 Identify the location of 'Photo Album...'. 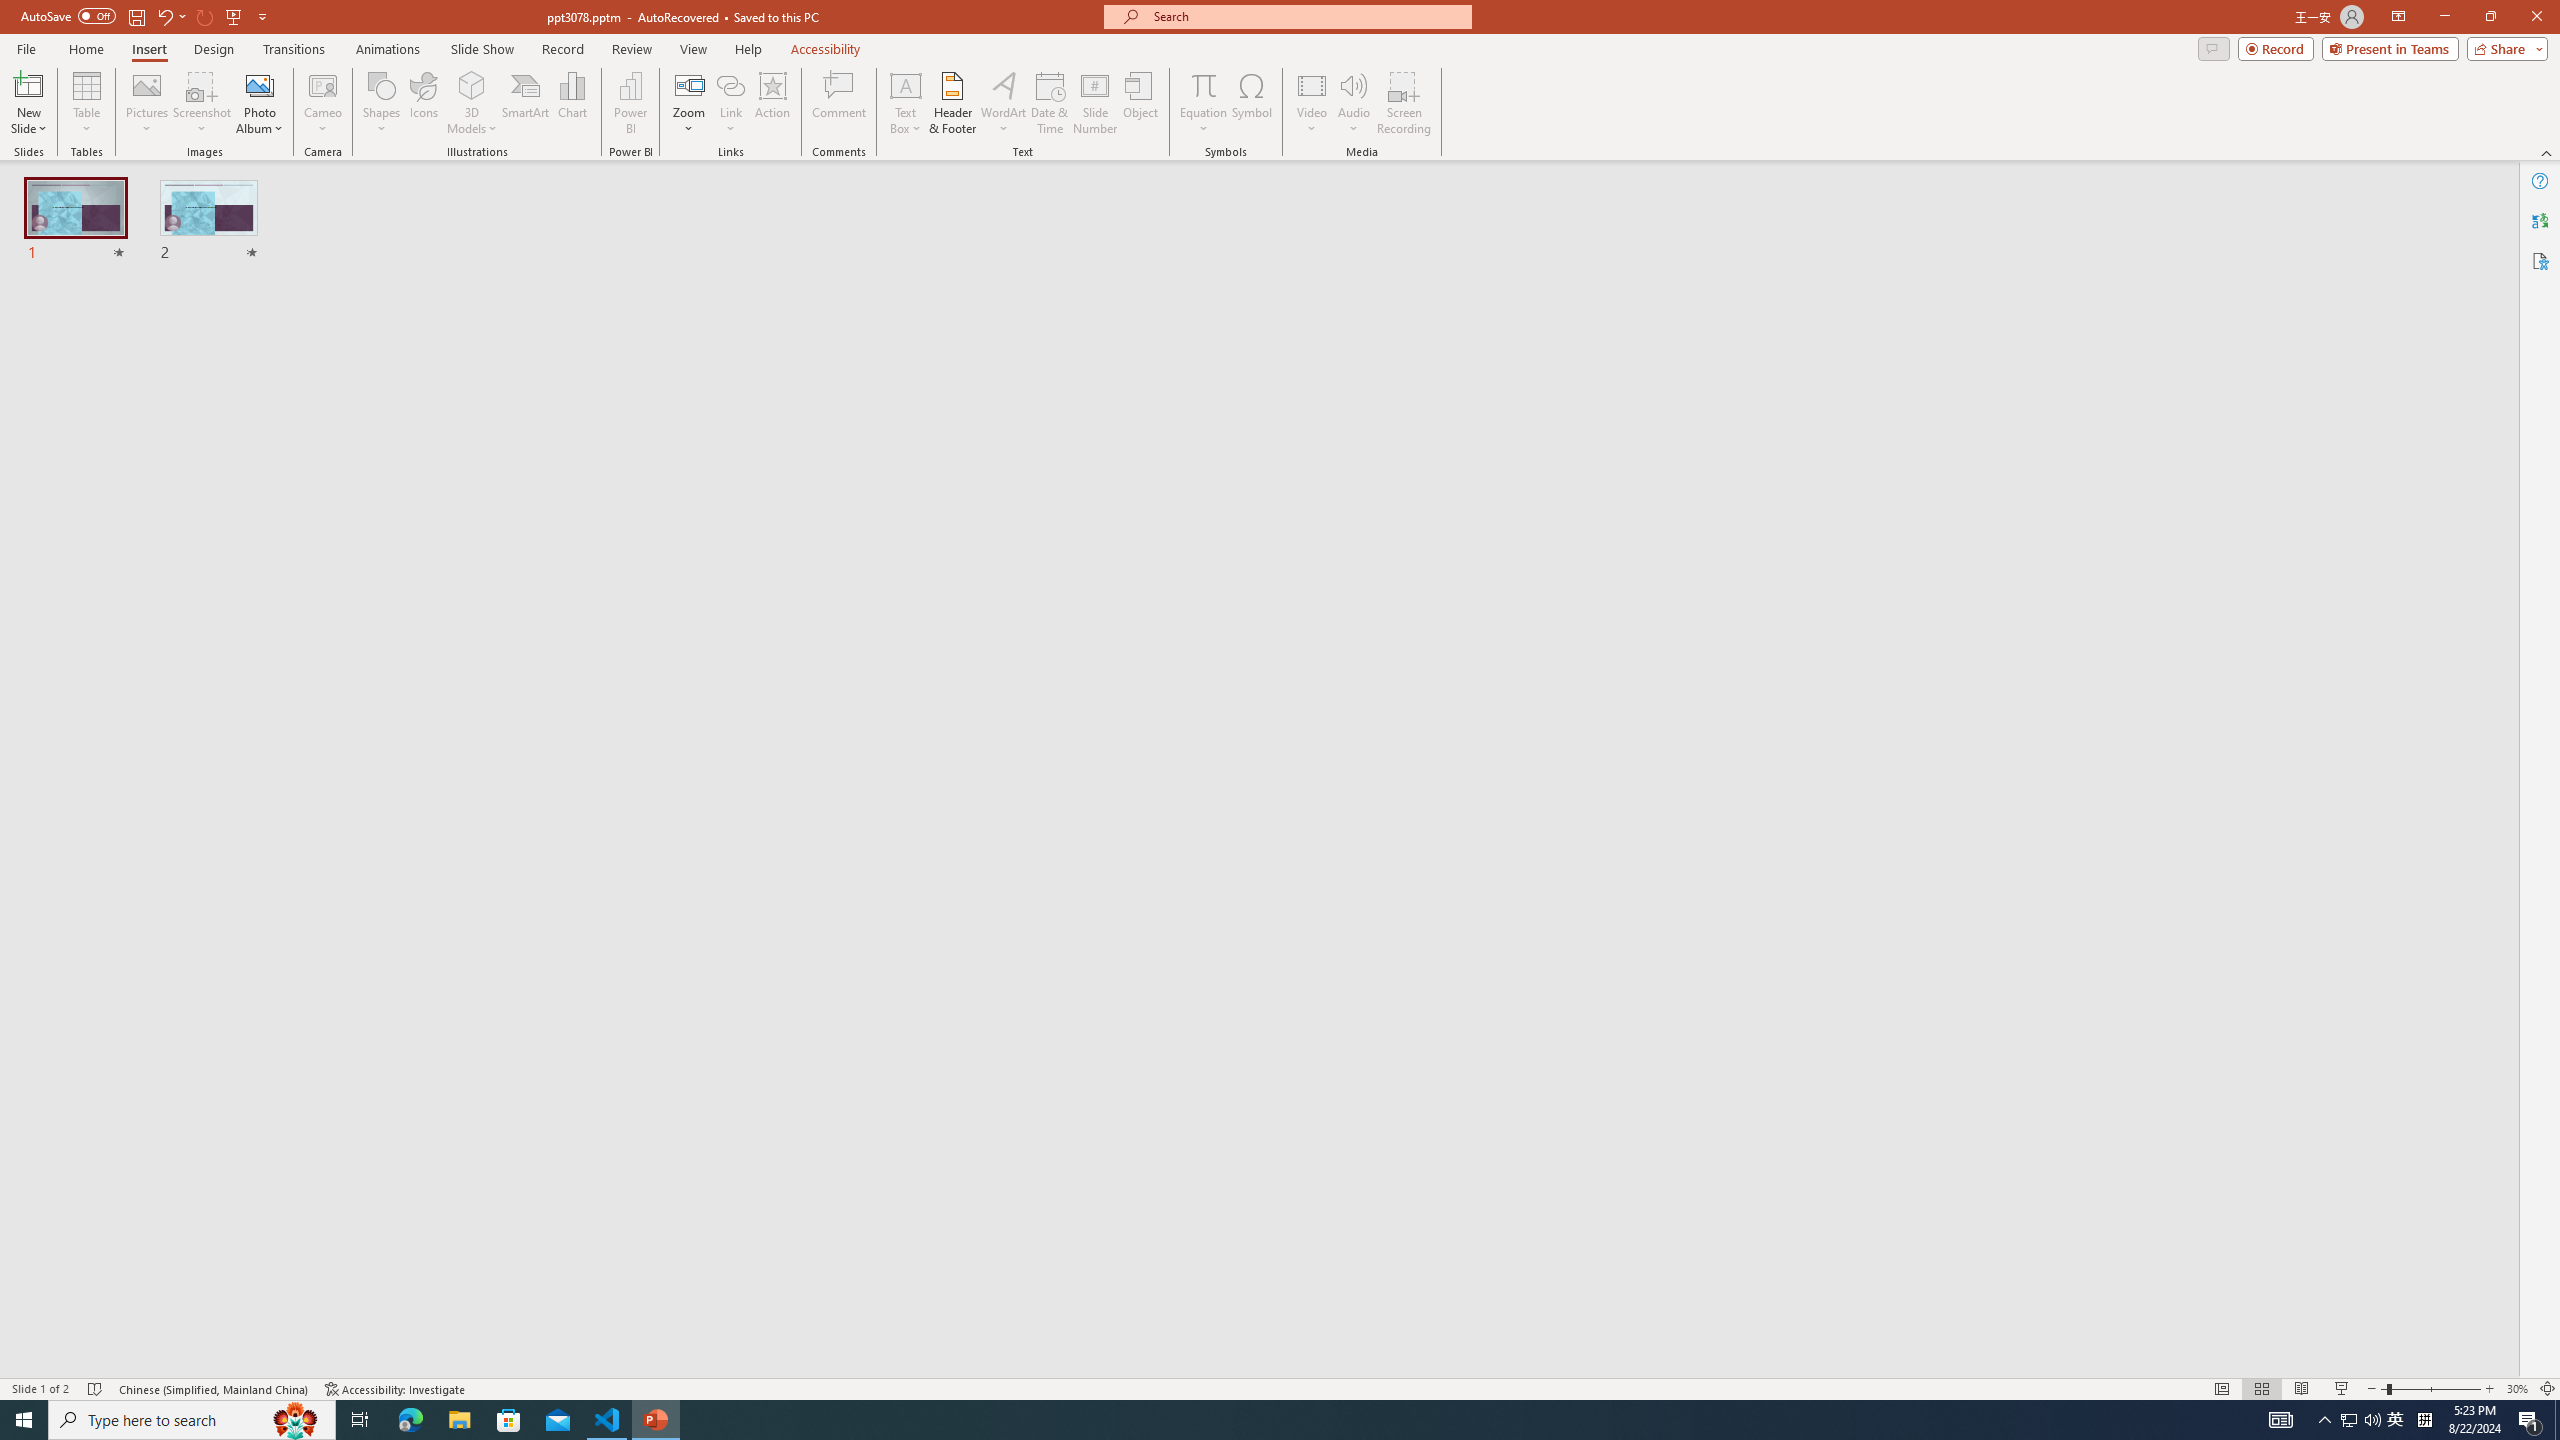
(258, 103).